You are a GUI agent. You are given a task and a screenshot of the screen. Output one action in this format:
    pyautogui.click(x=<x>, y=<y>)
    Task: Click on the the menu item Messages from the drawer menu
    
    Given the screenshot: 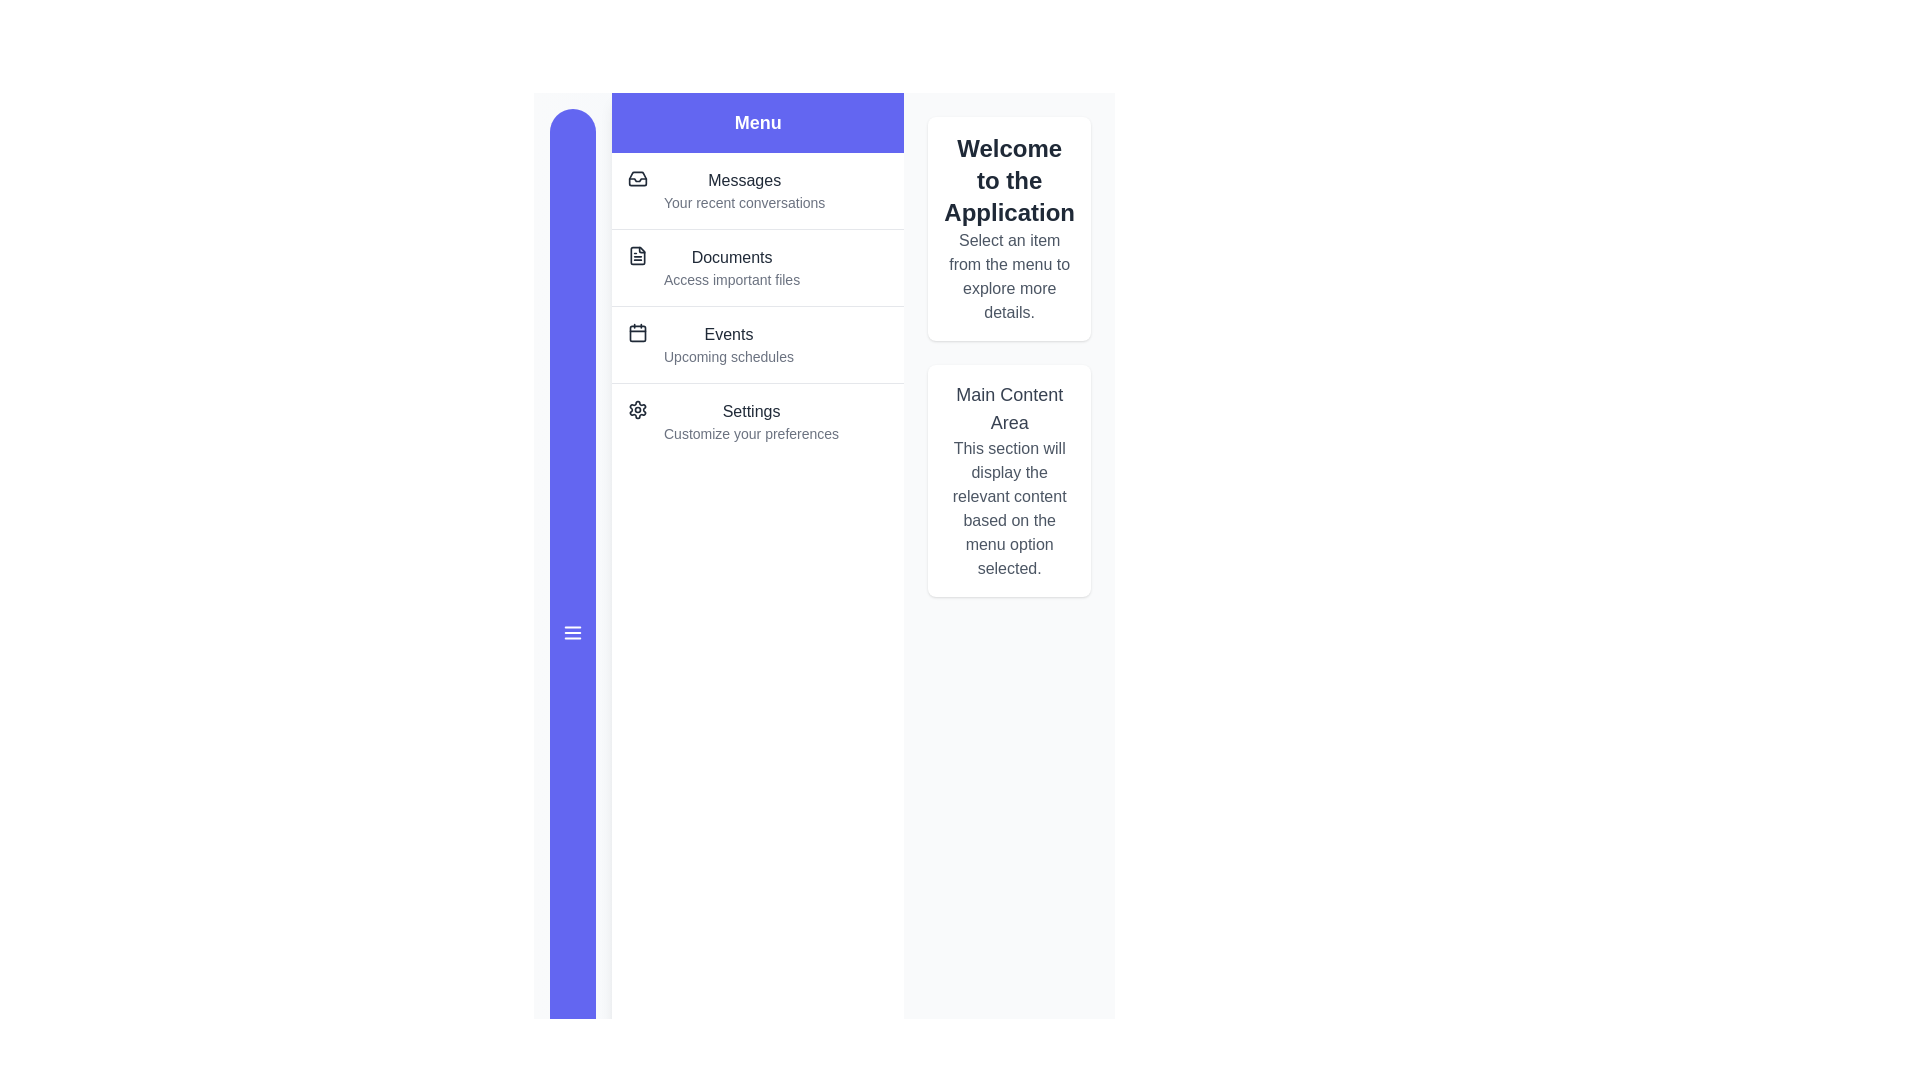 What is the action you would take?
    pyautogui.click(x=757, y=191)
    